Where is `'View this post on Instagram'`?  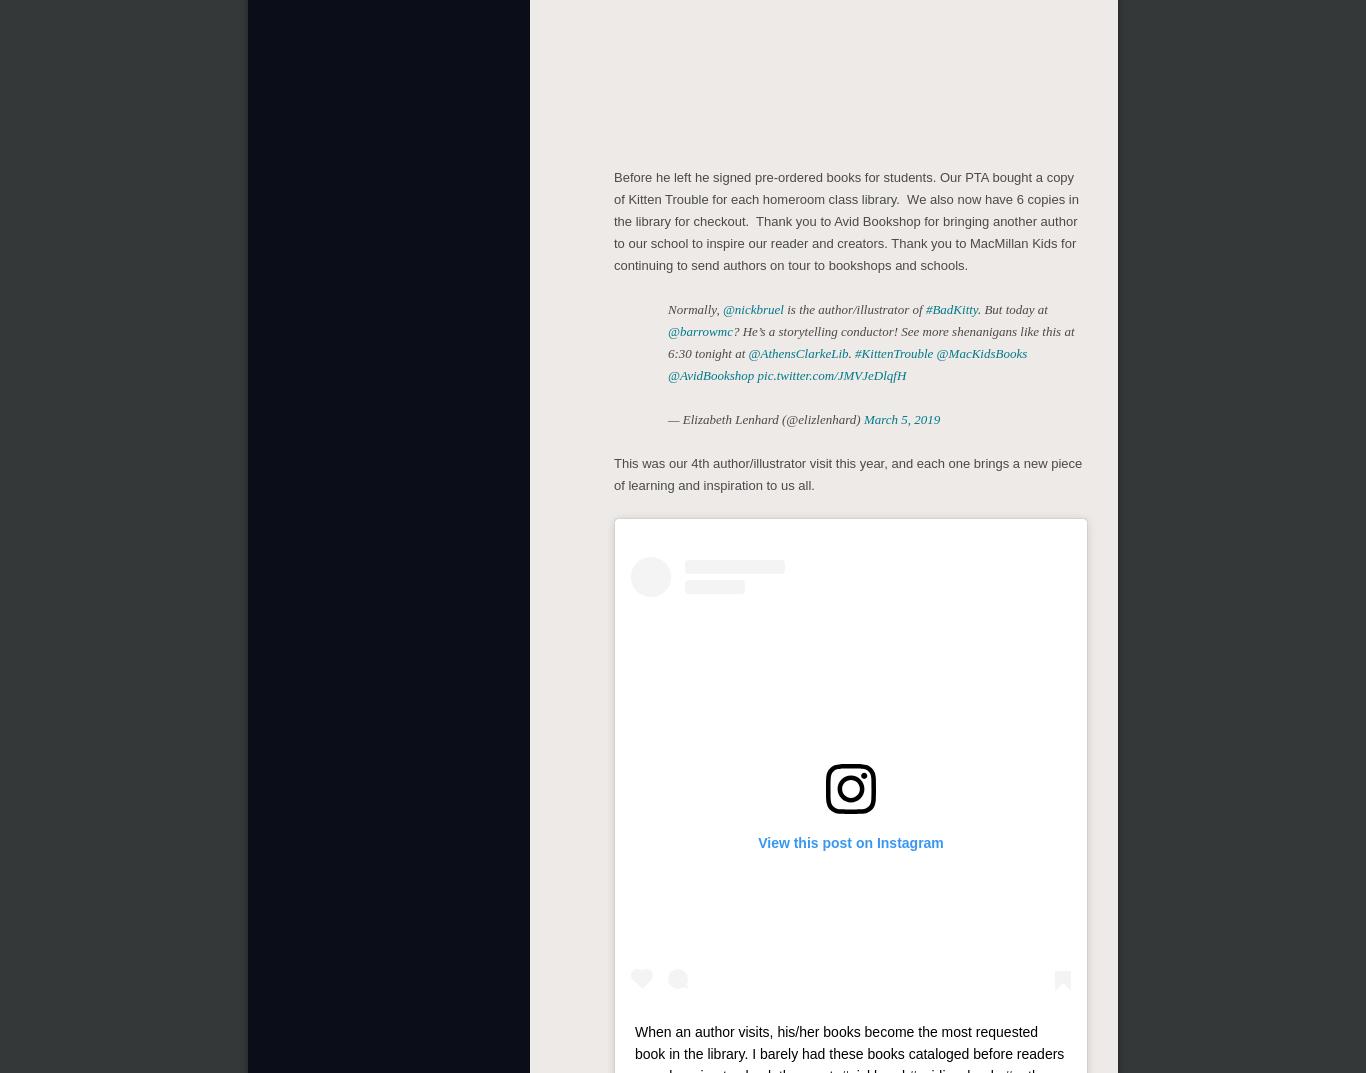
'View this post on Instagram' is located at coordinates (849, 841).